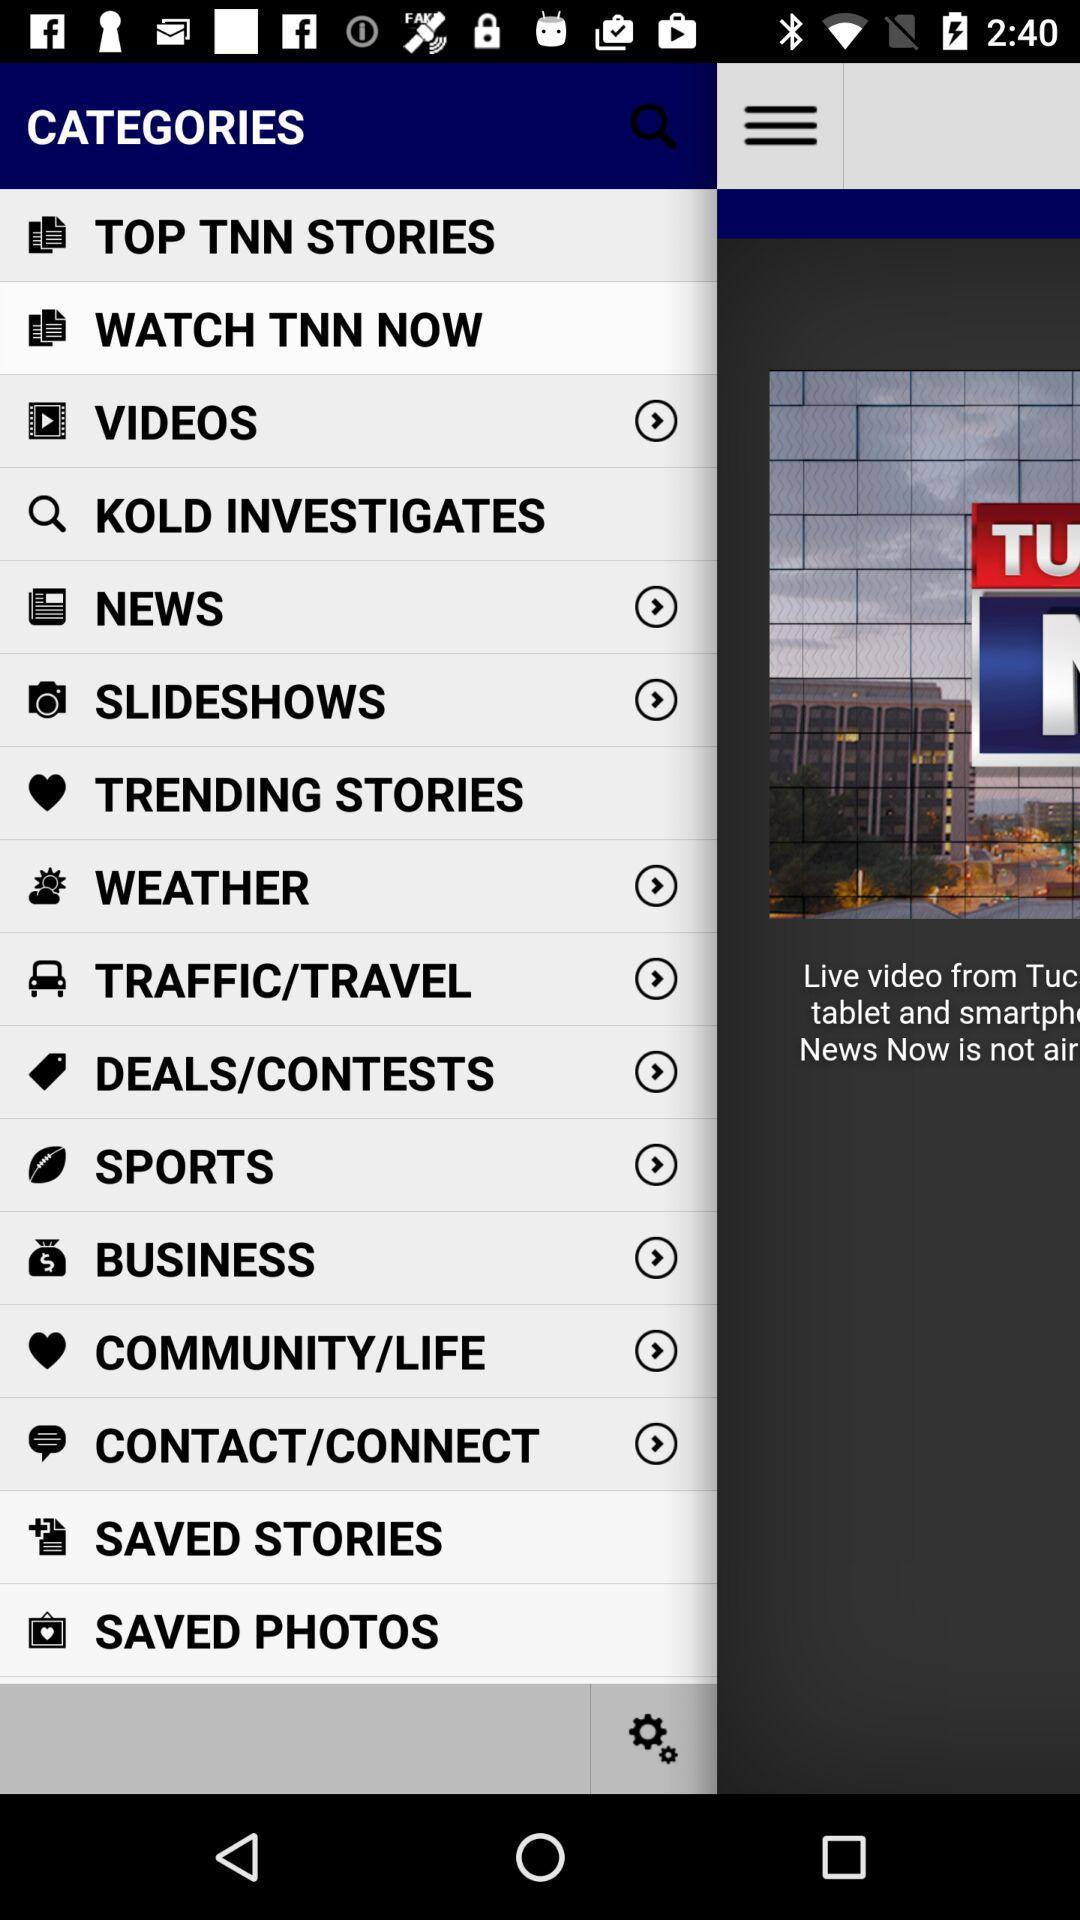 The height and width of the screenshot is (1920, 1080). Describe the element at coordinates (45, 979) in the screenshot. I see `the icon below the weather` at that location.